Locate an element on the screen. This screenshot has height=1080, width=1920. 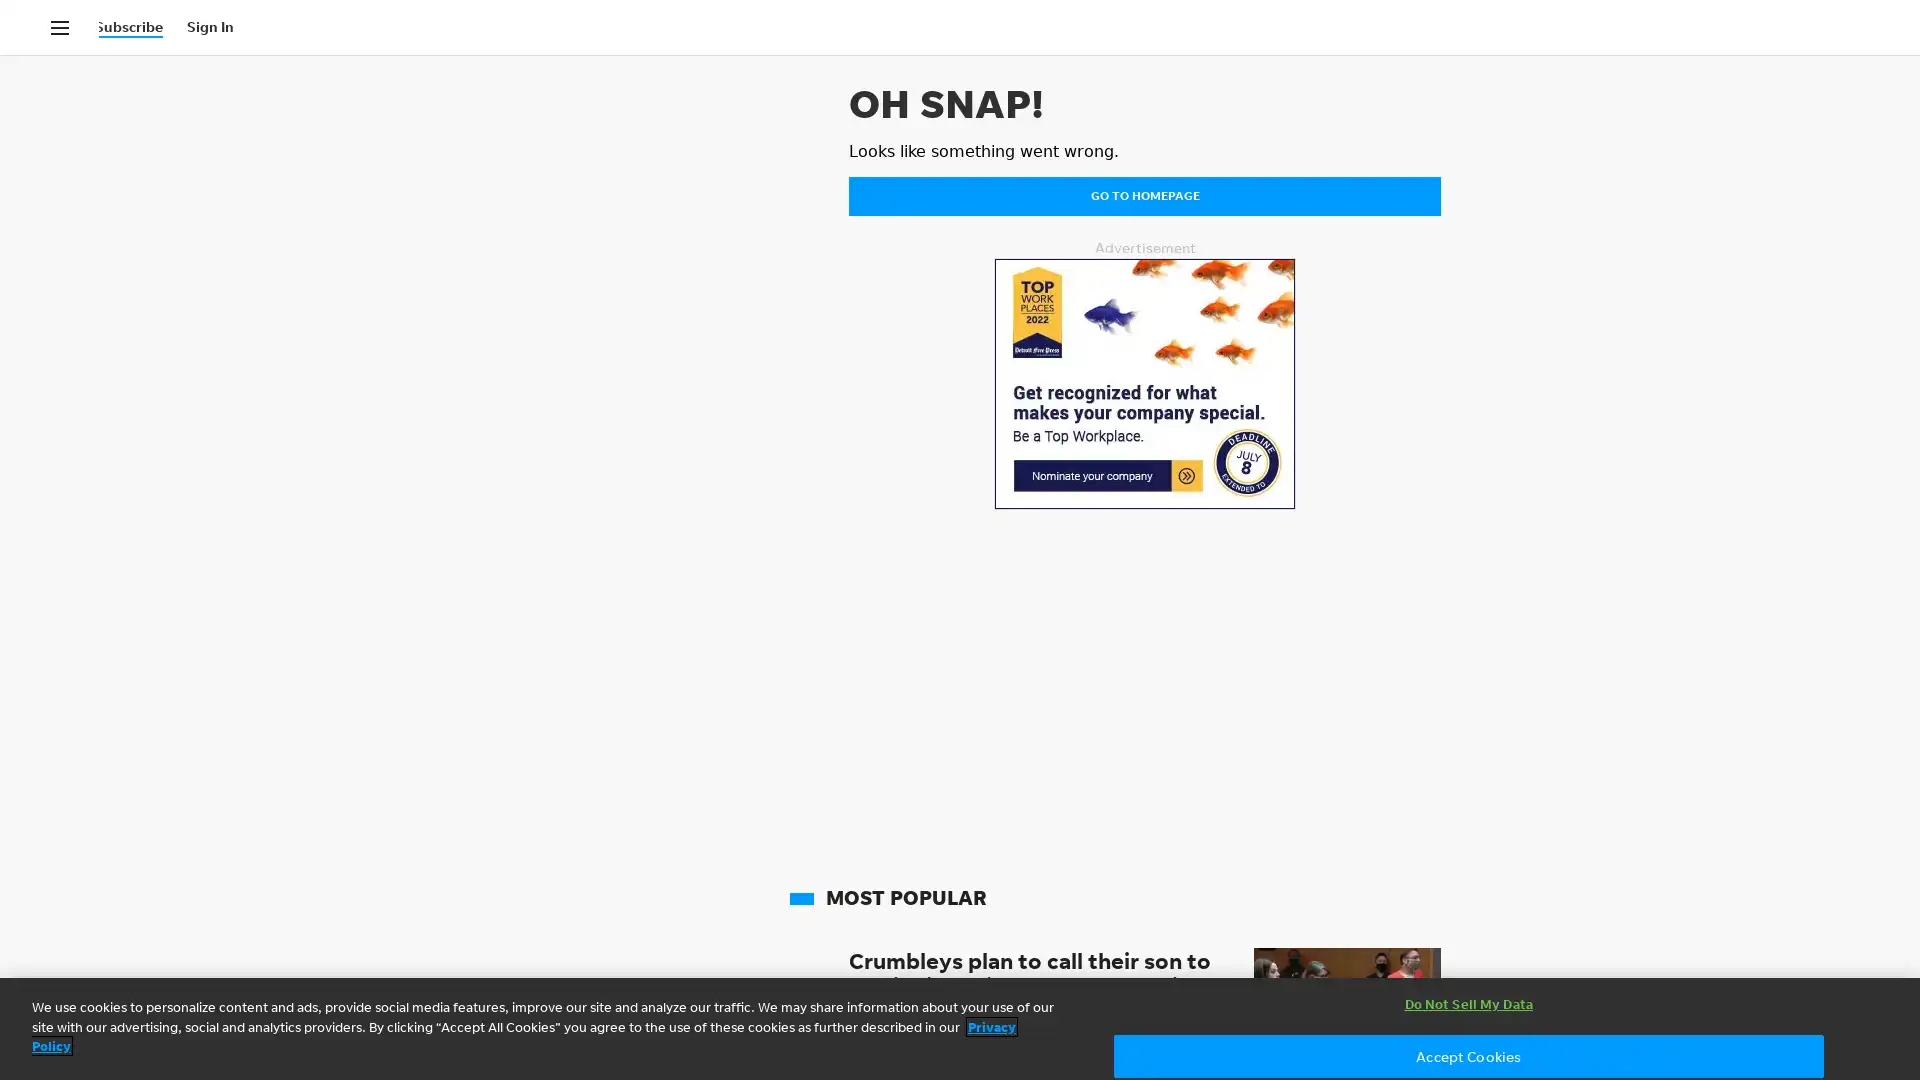
Do Not Sell My Data is located at coordinates (1468, 1004).